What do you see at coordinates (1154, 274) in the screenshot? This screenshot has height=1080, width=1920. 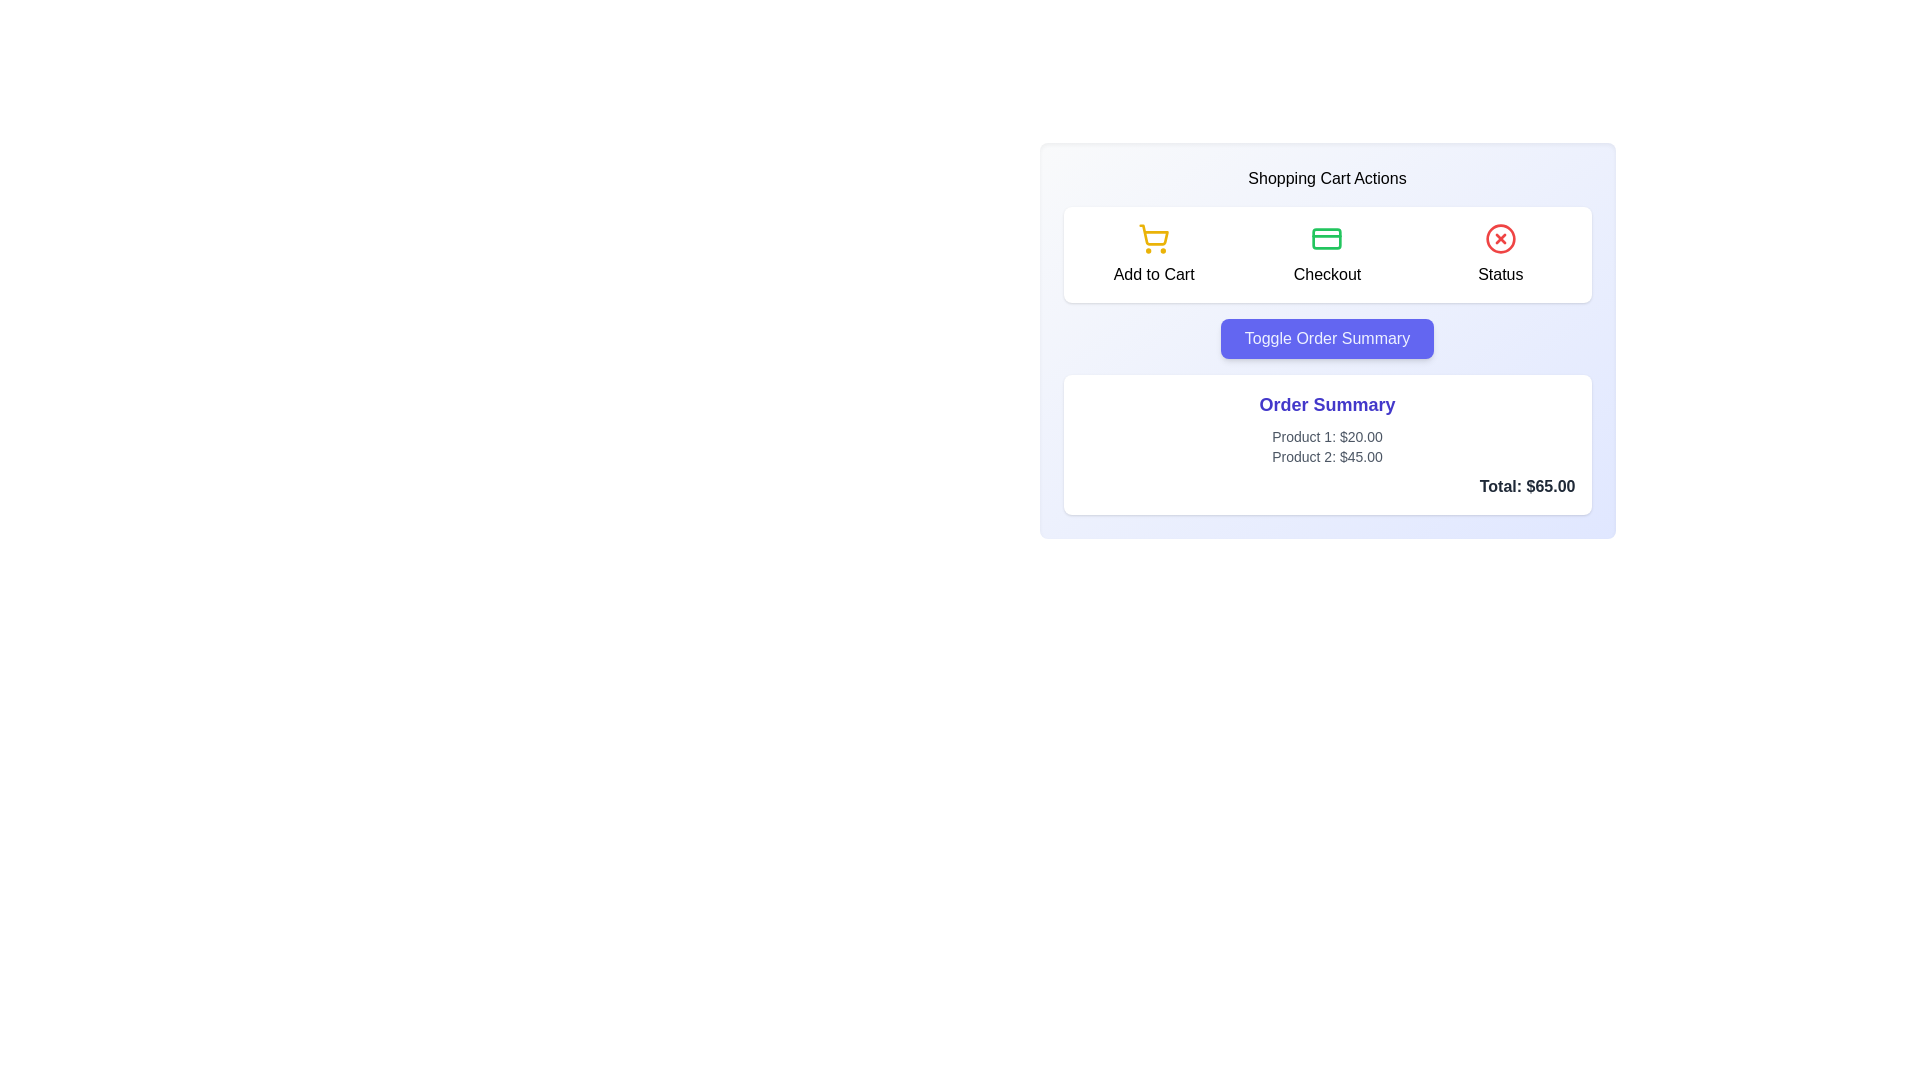 I see `the 'Add to Cart' text label, which is positioned below the shopping cart icon in the leftmost part of the row containing 'Checkout' and 'Status' buttons` at bounding box center [1154, 274].